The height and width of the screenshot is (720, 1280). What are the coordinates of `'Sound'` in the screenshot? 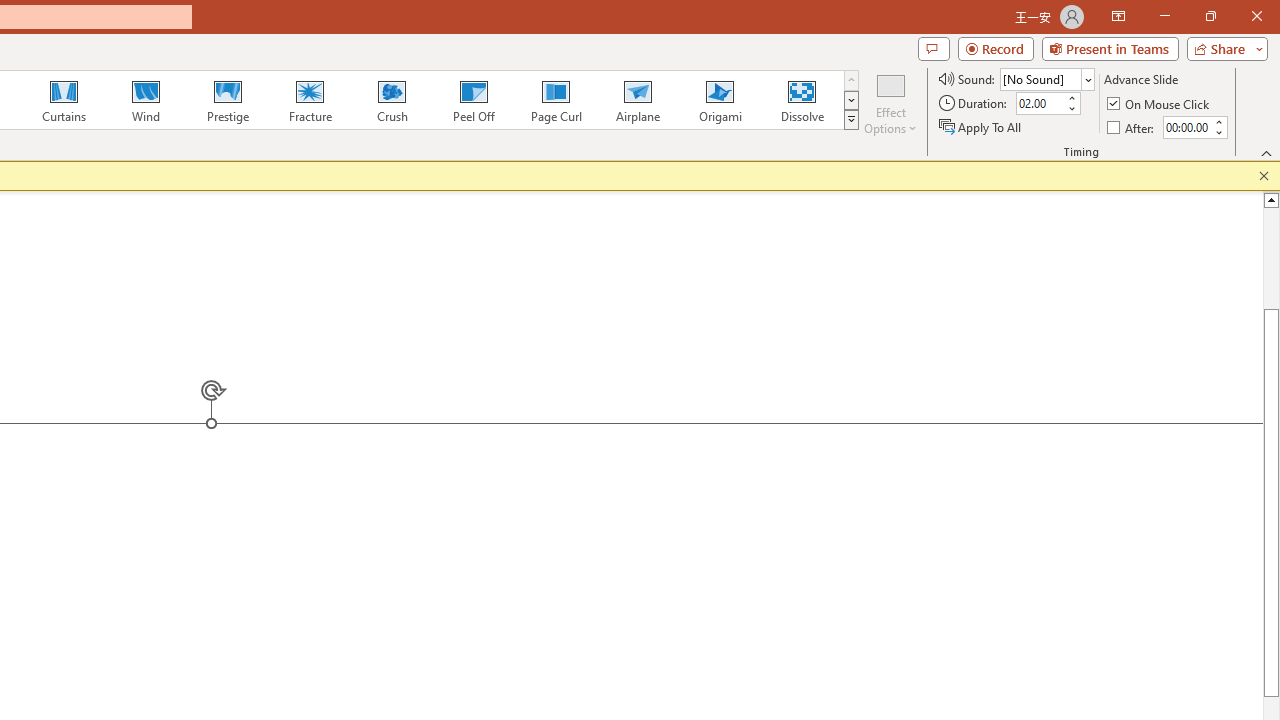 It's located at (1046, 78).